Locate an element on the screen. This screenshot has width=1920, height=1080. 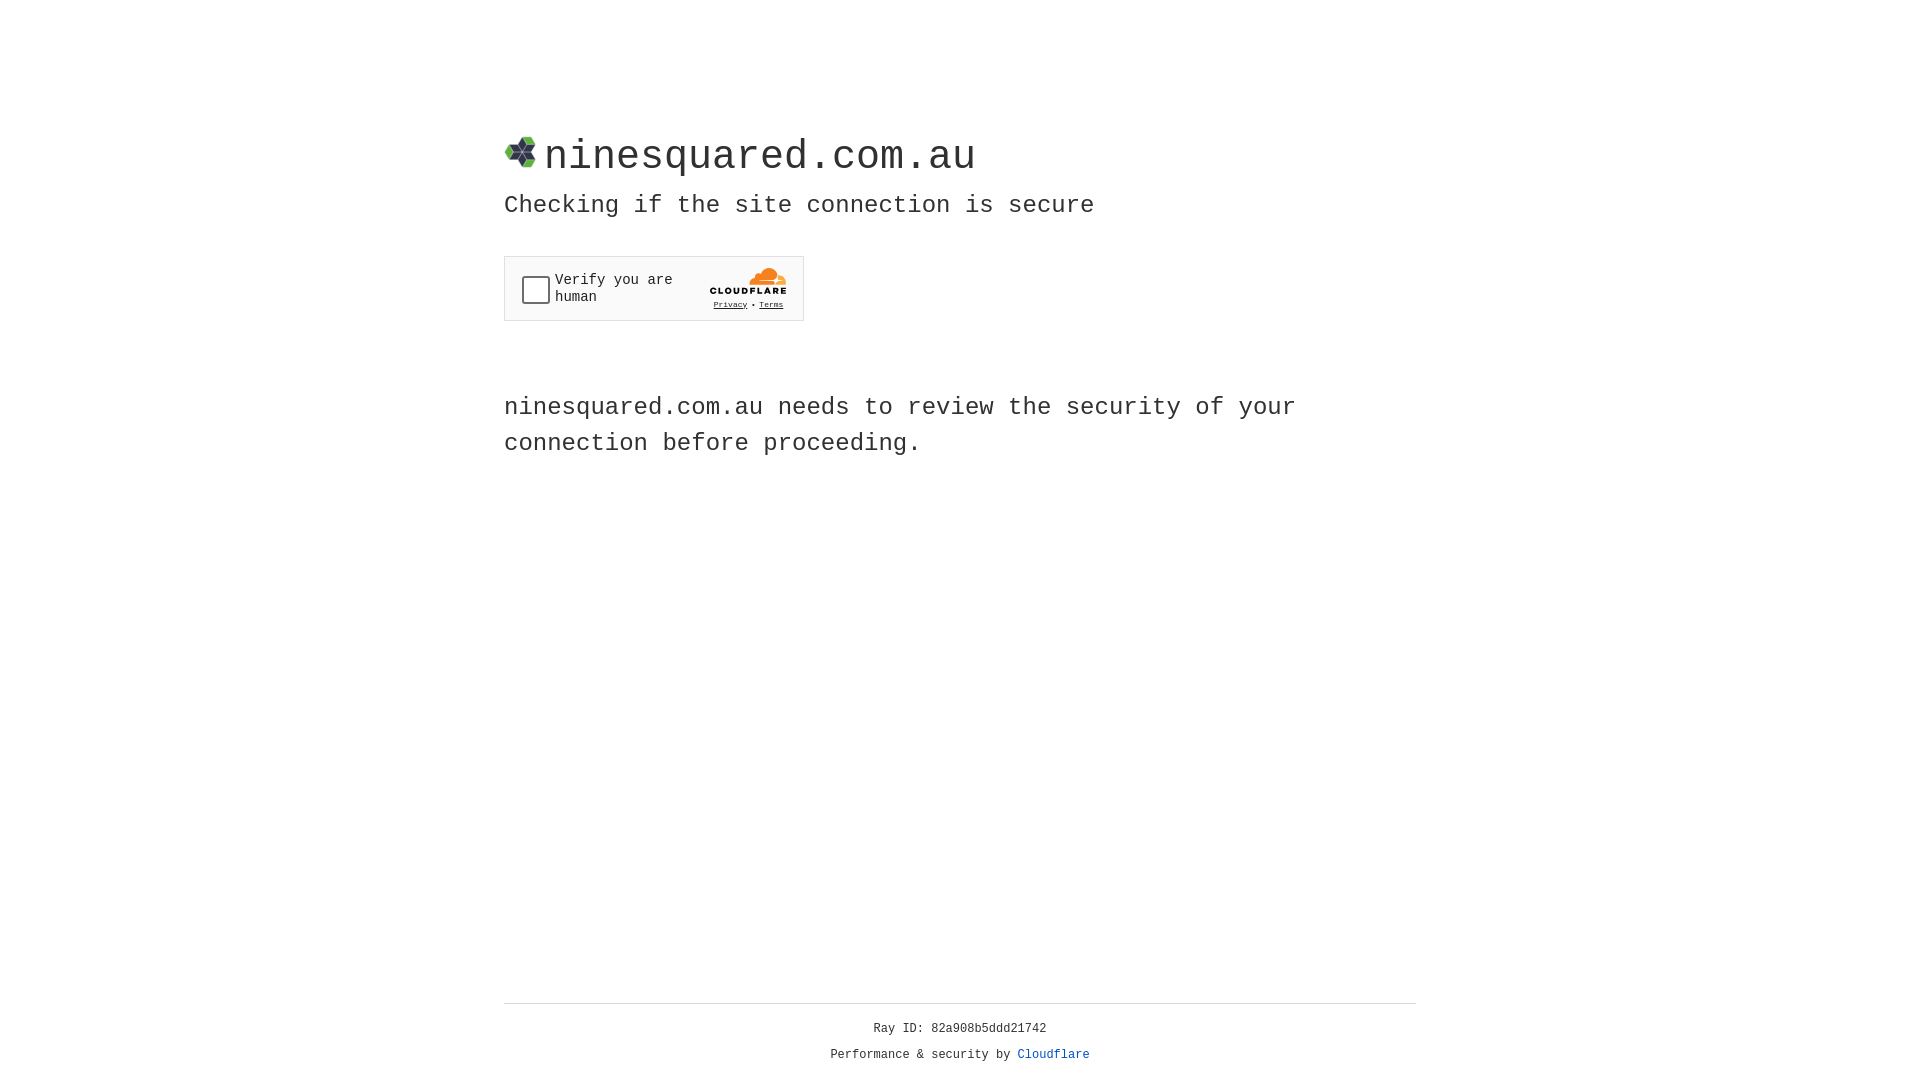
'Cloudflare' is located at coordinates (1053, 1054).